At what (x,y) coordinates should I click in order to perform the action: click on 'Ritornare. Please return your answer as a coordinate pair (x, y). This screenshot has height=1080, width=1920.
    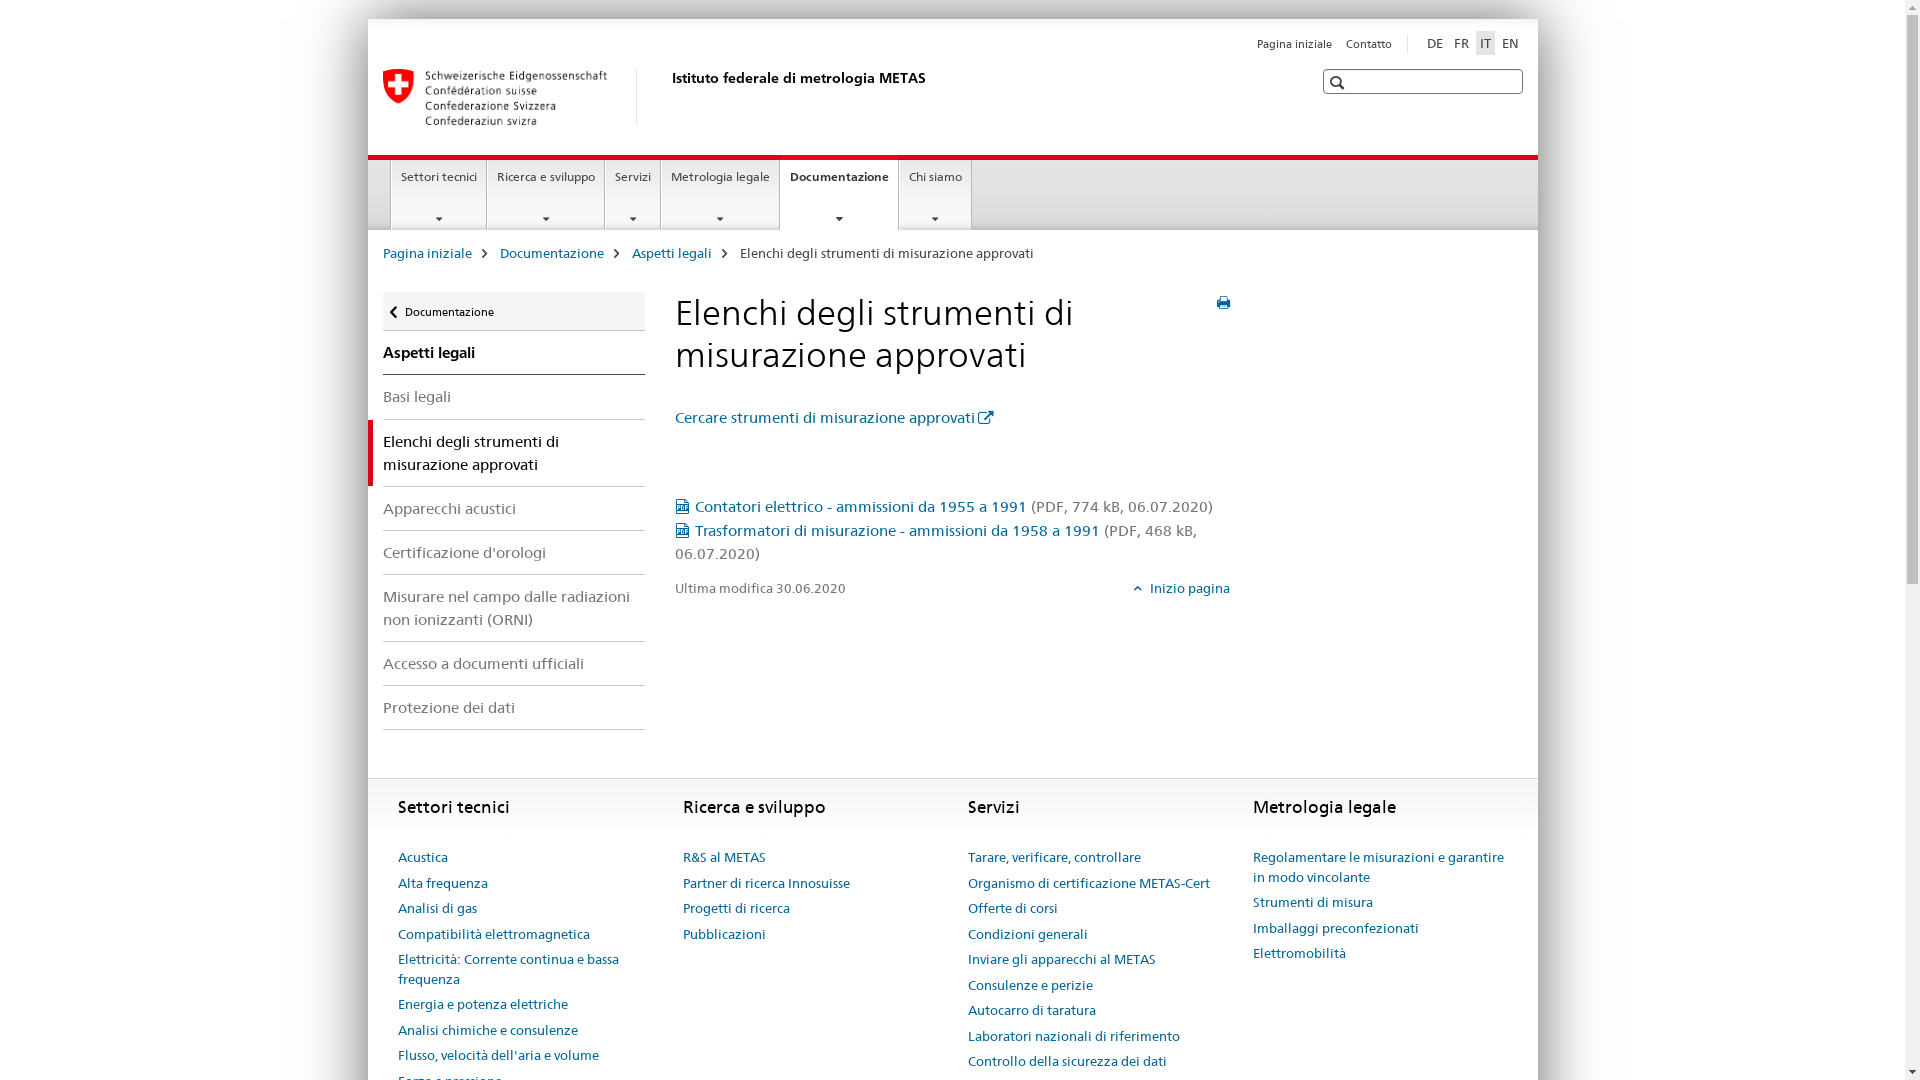
    Looking at the image, I should click on (513, 311).